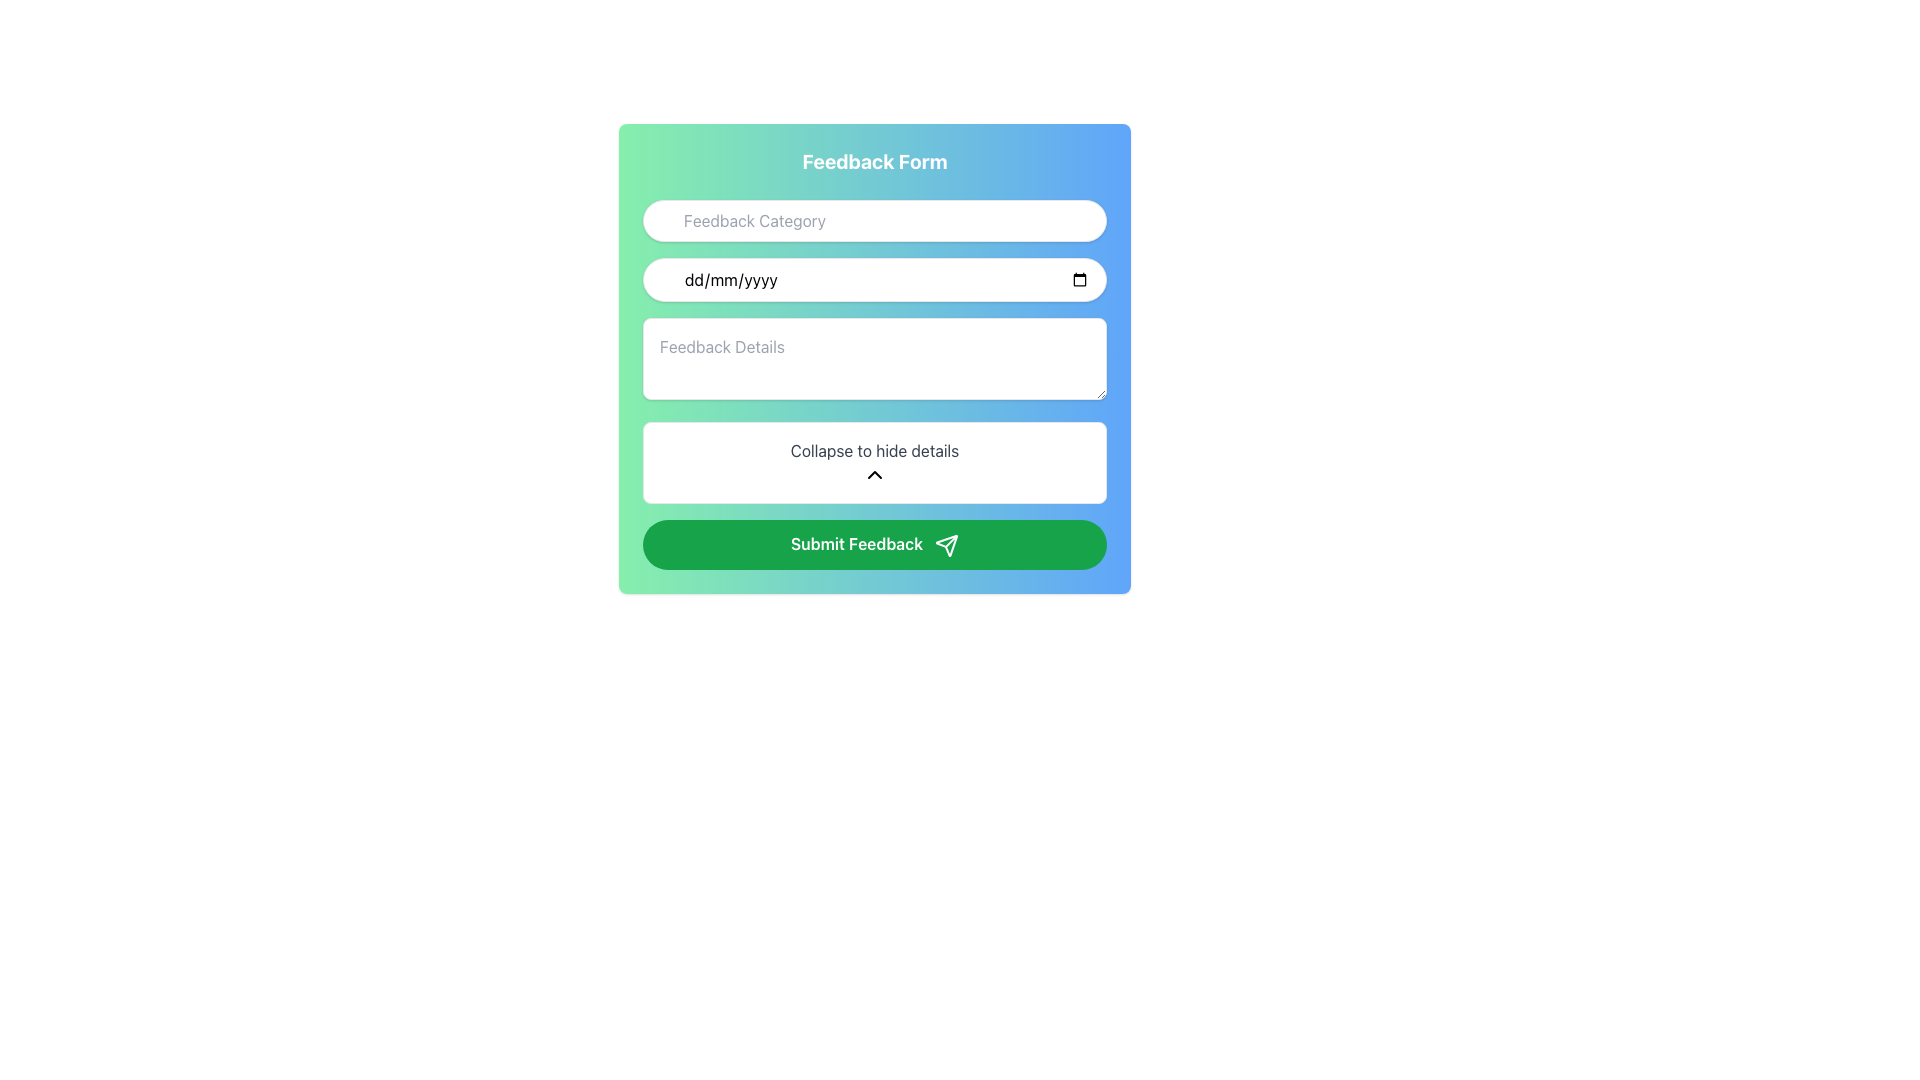  Describe the element at coordinates (874, 543) in the screenshot. I see `the 'Submit Feedback' button, which has a green background, rounded edges, and white text, located at the bottom of the 'Feedback Form' interface` at that location.